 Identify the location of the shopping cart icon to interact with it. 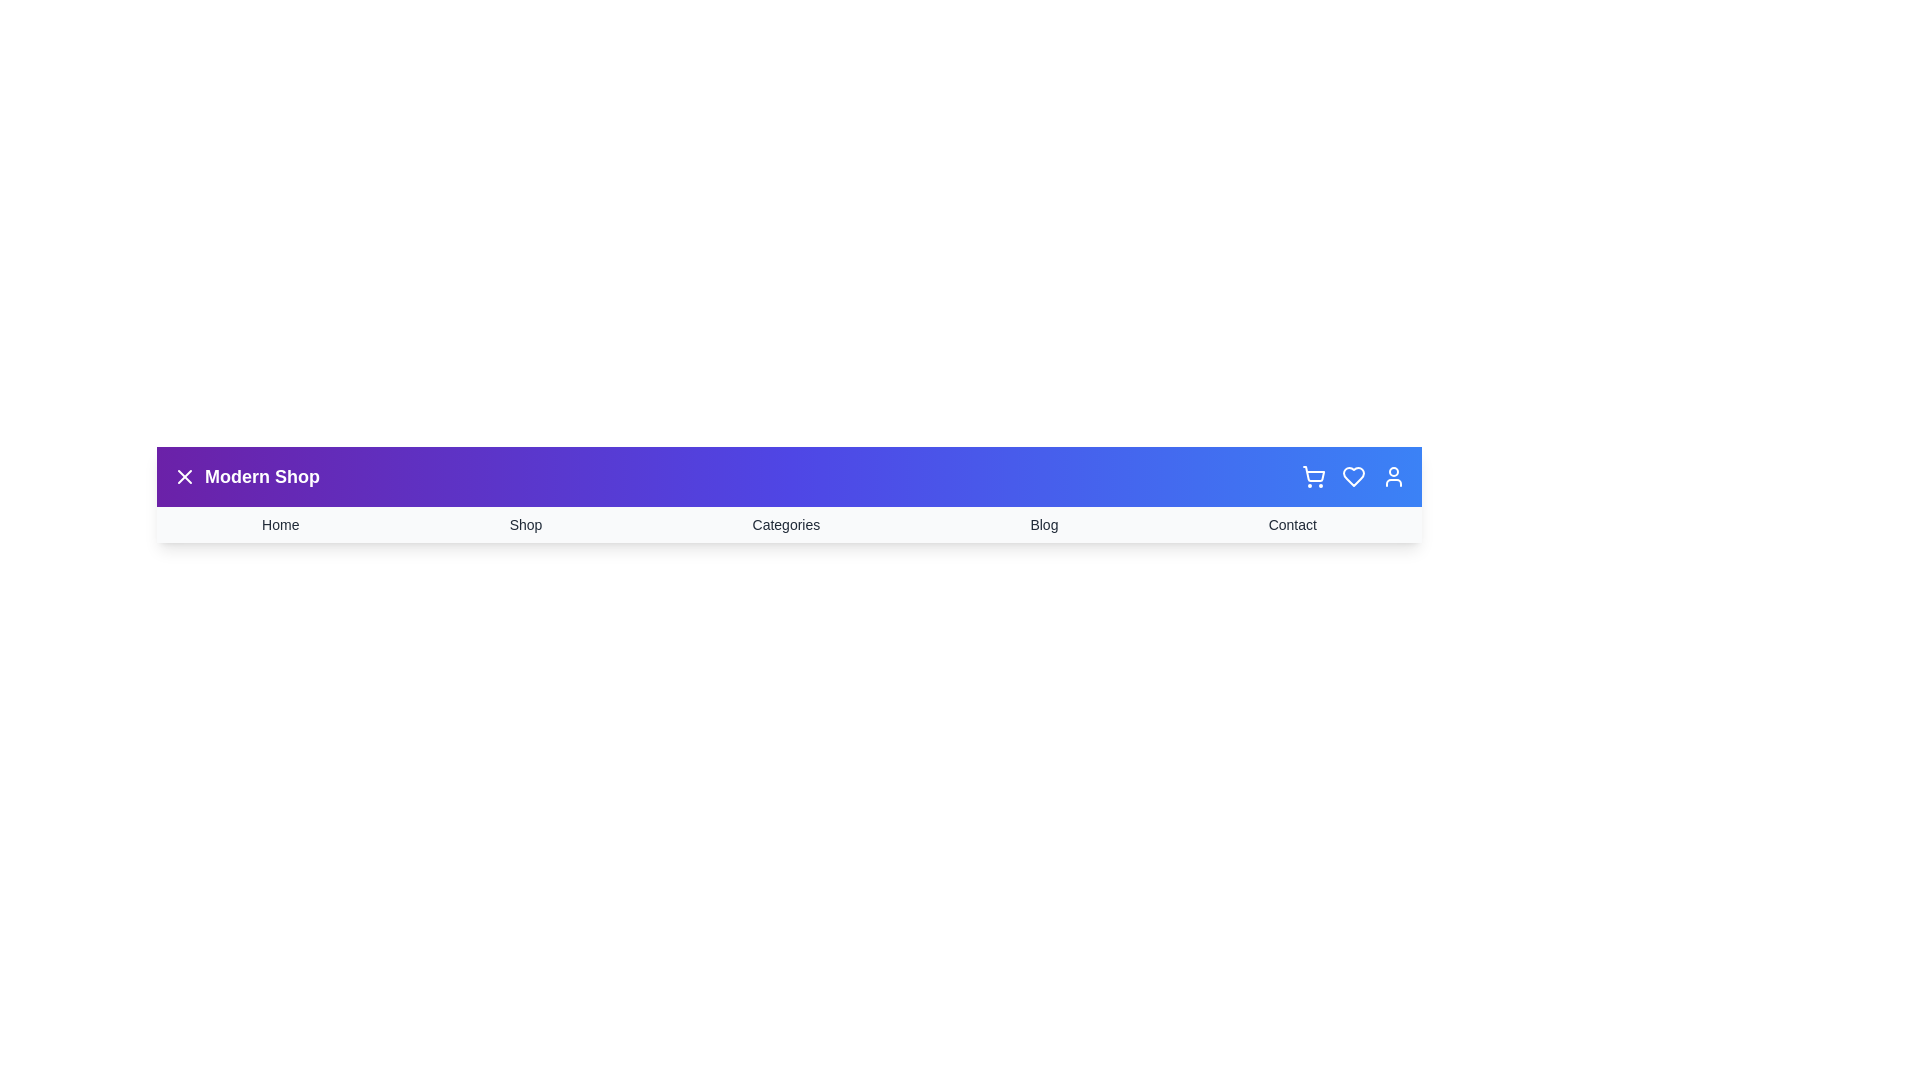
(1314, 477).